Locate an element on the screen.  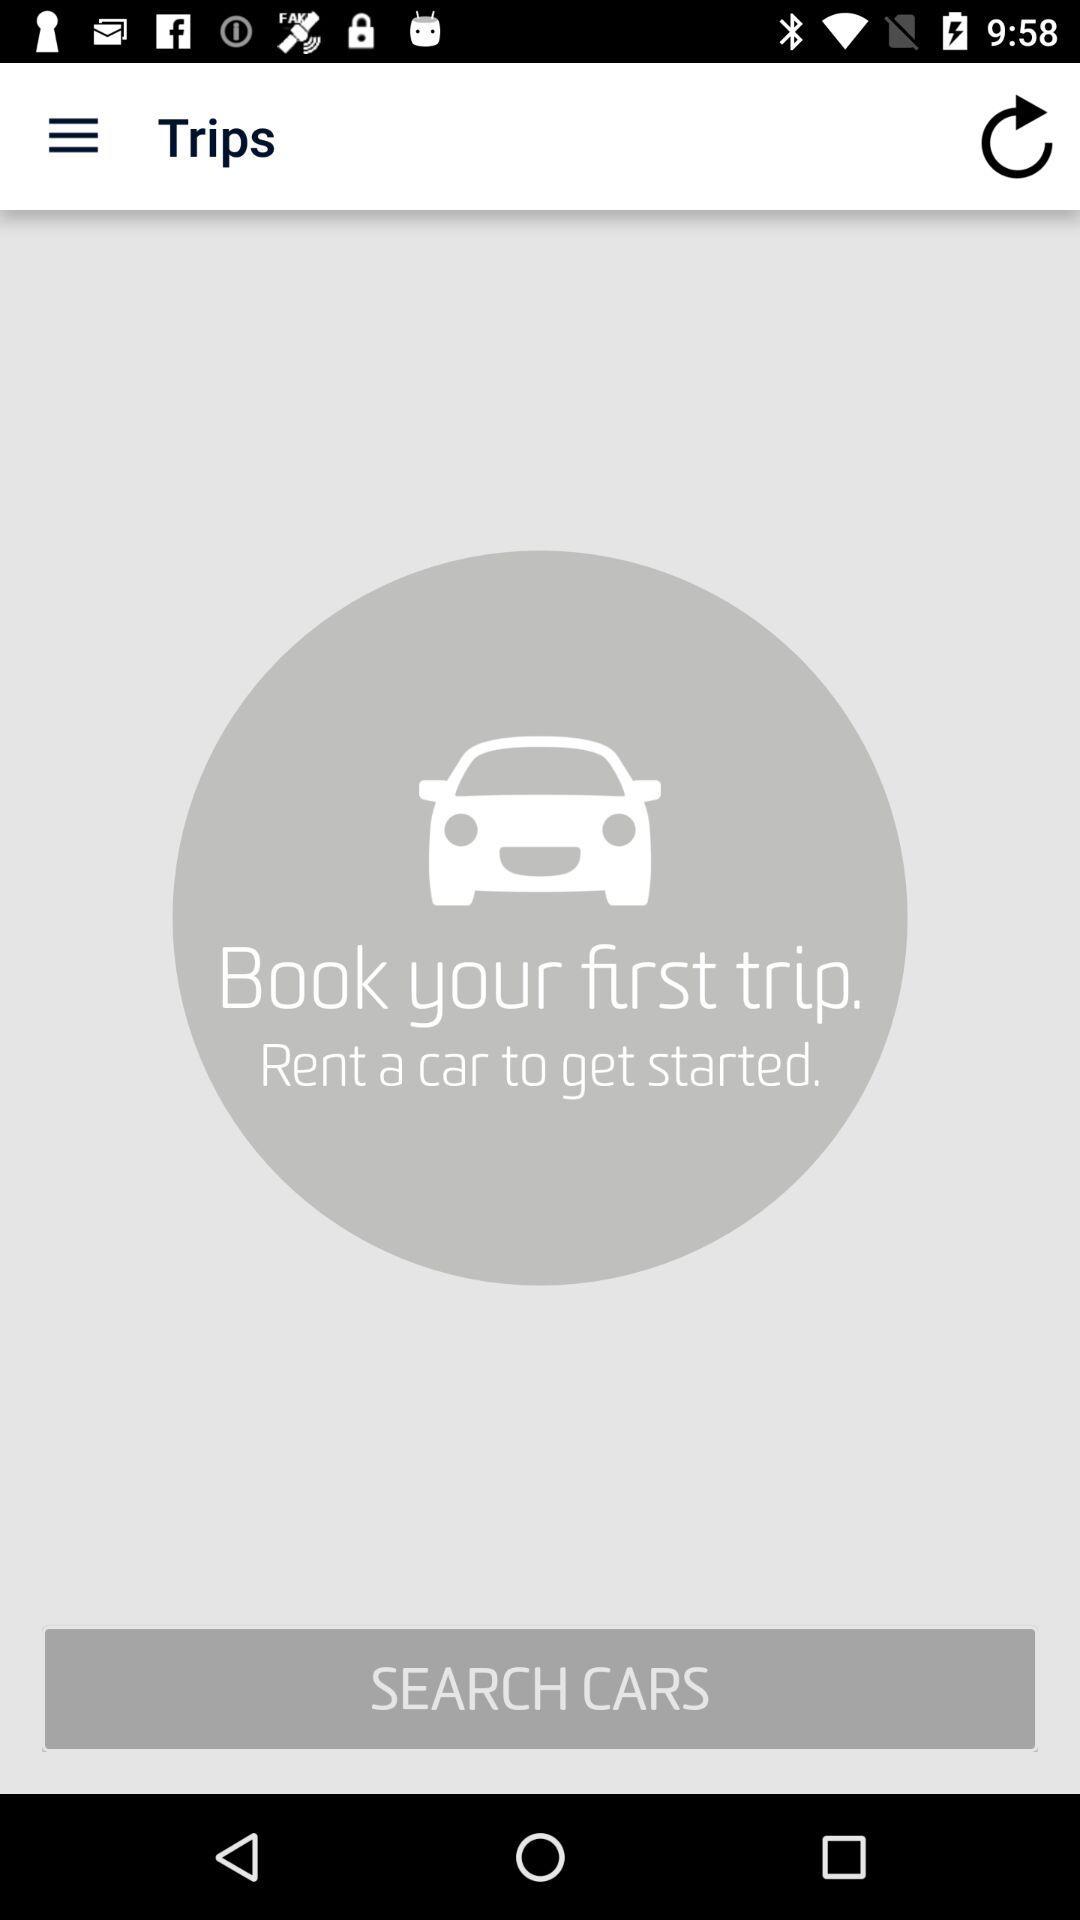
search cars item is located at coordinates (540, 1688).